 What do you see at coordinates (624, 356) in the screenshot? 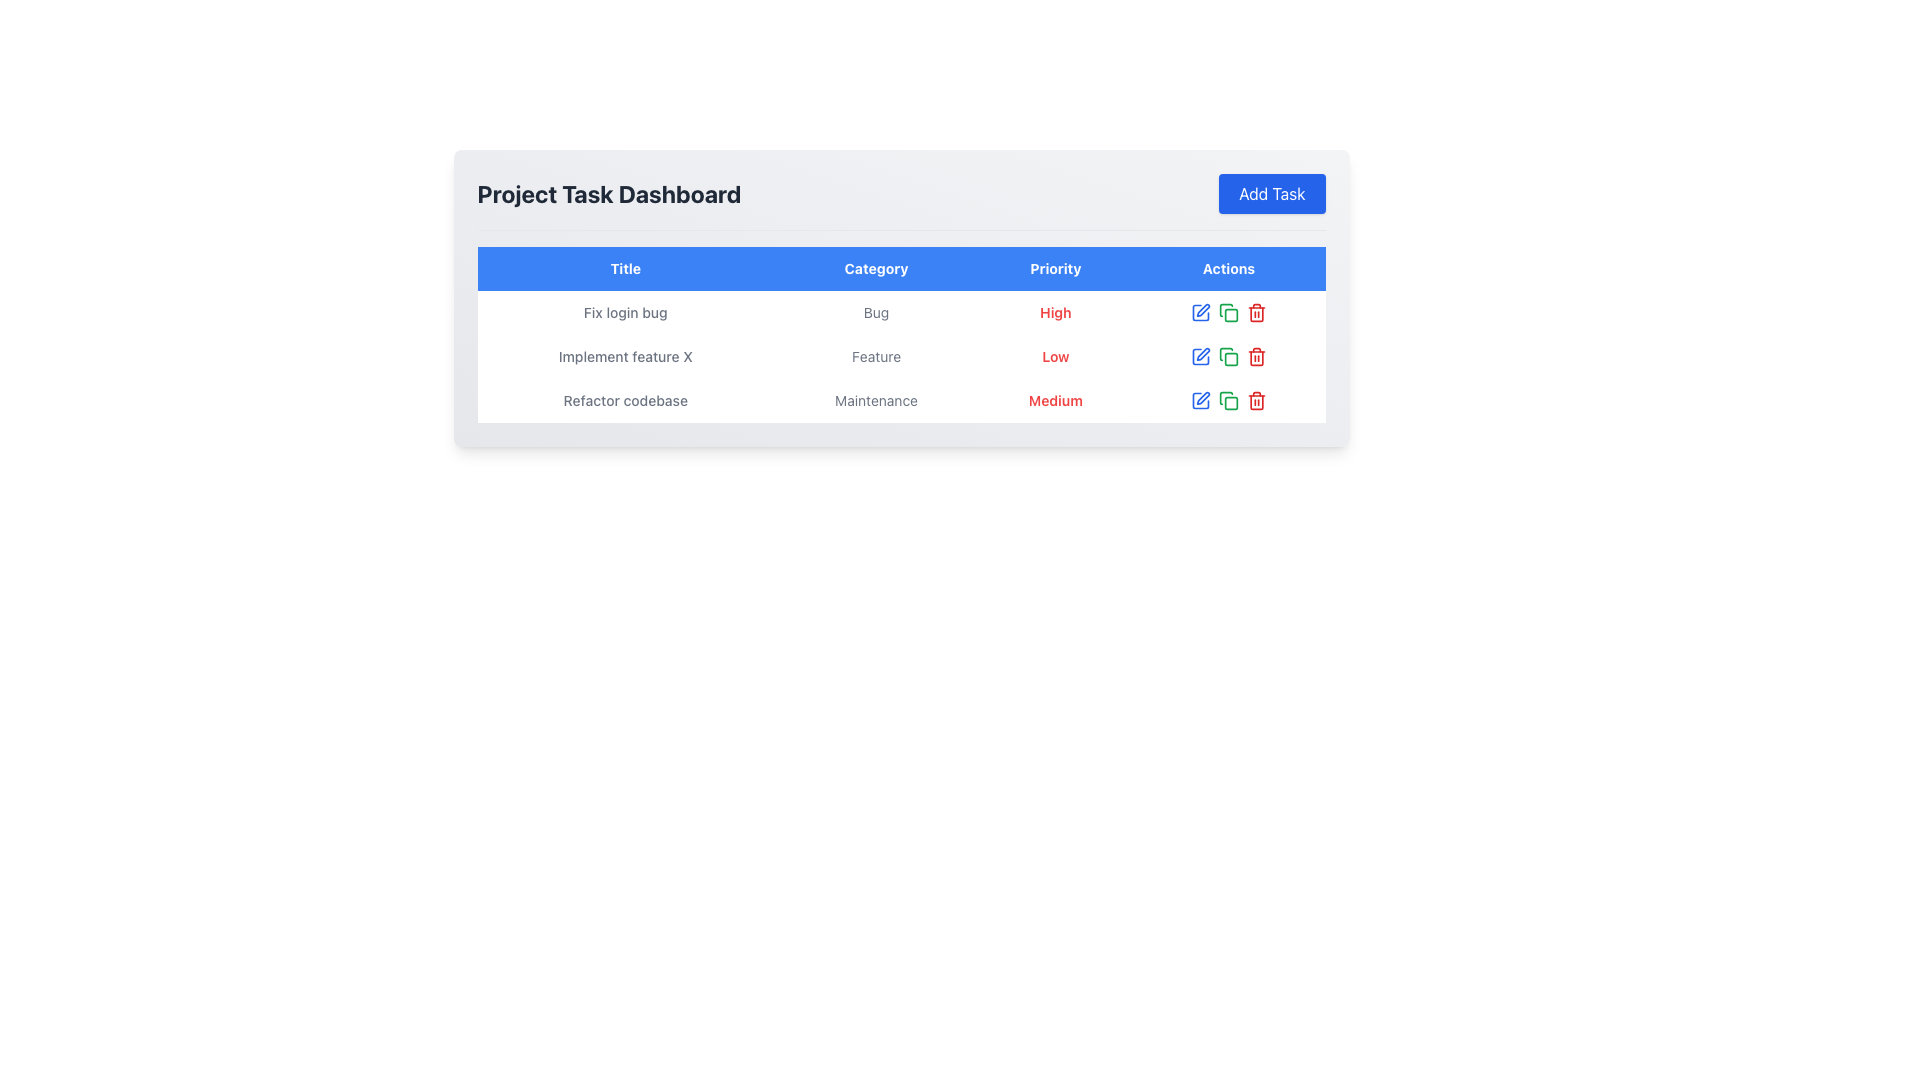
I see `the text label displaying 'Implement feature X'` at bounding box center [624, 356].